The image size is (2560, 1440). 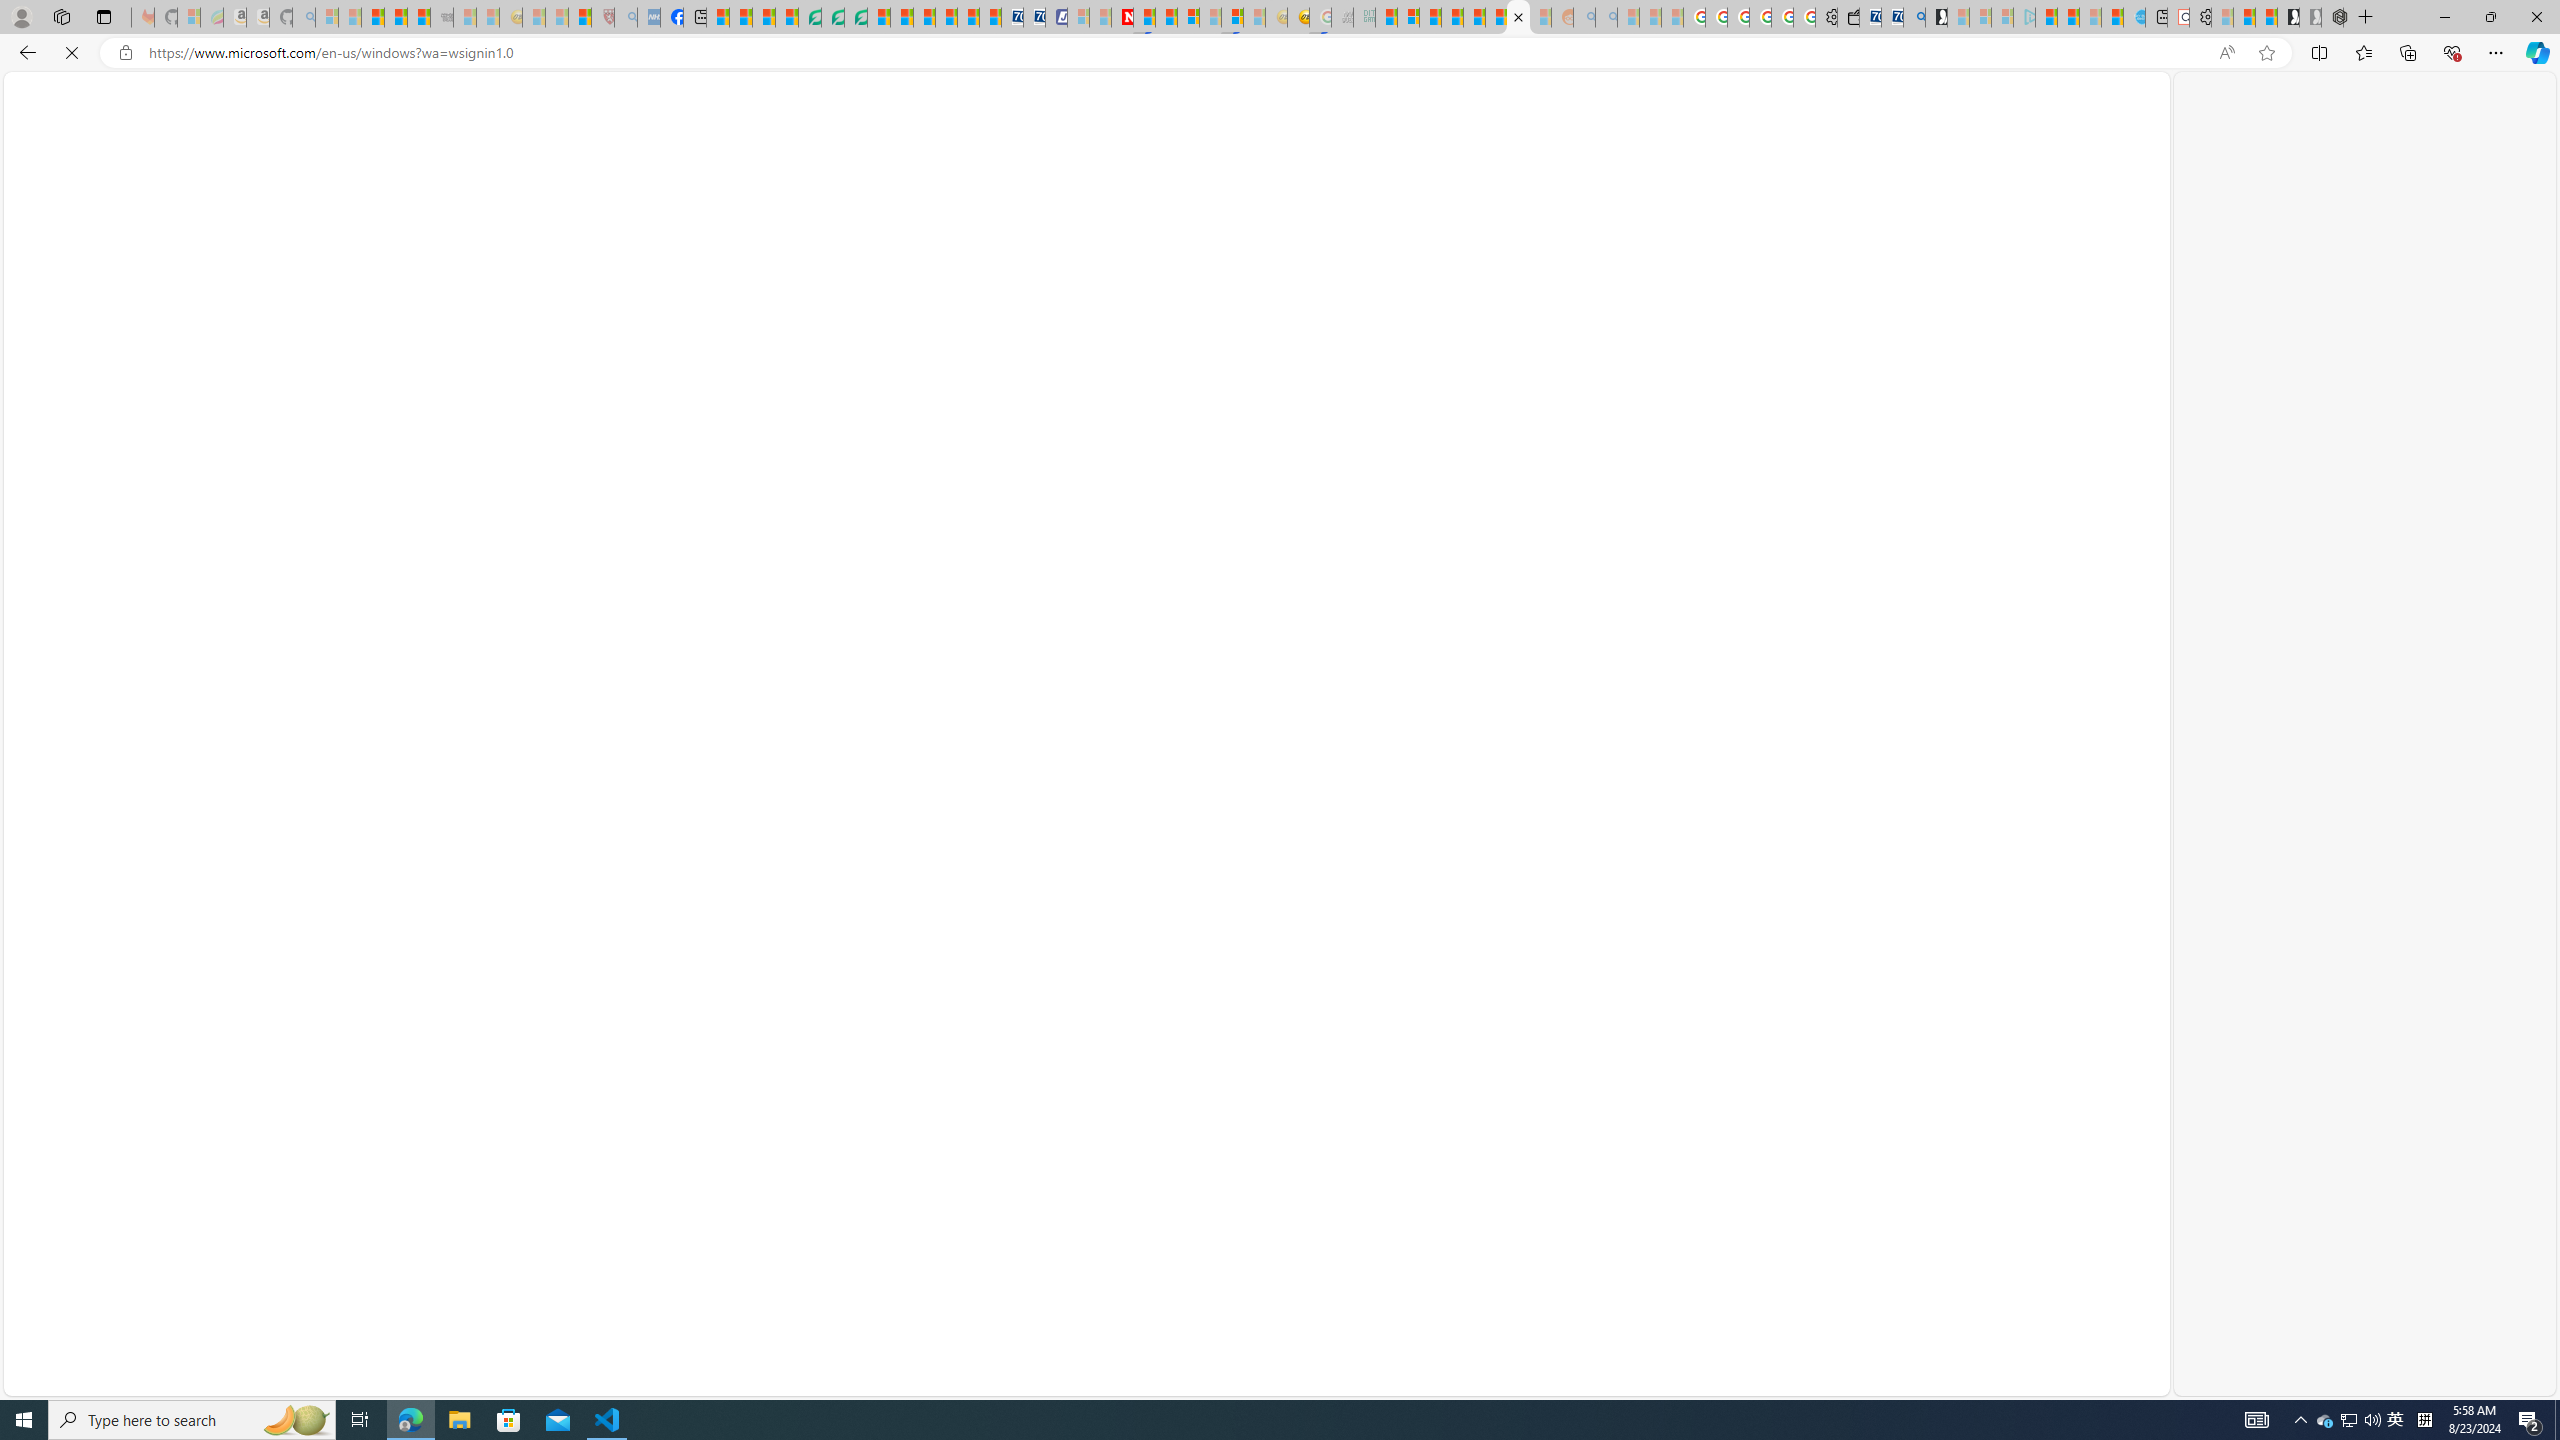 What do you see at coordinates (1912, 16) in the screenshot?
I see `'Bing Real Estate - Home sales and rental listings'` at bounding box center [1912, 16].